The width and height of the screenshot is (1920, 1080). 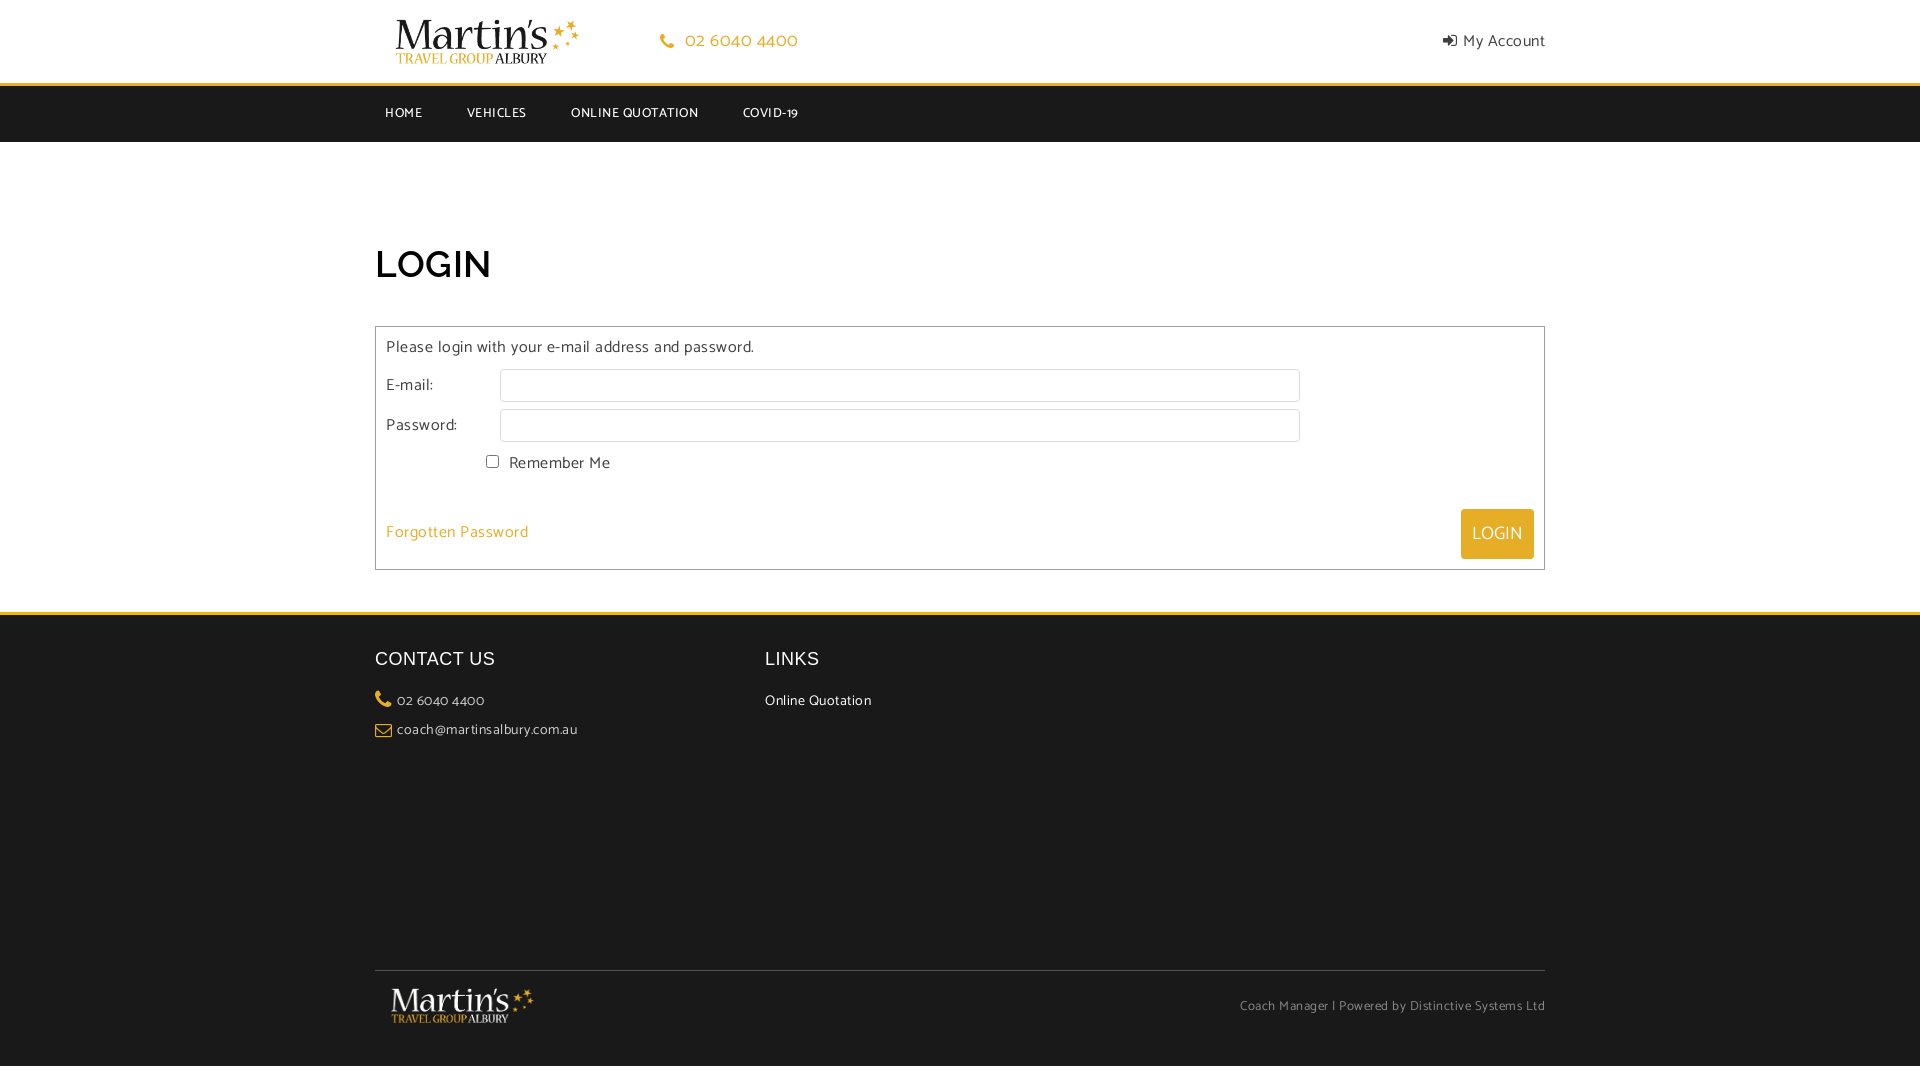 What do you see at coordinates (1478, 41) in the screenshot?
I see `'My Account'` at bounding box center [1478, 41].